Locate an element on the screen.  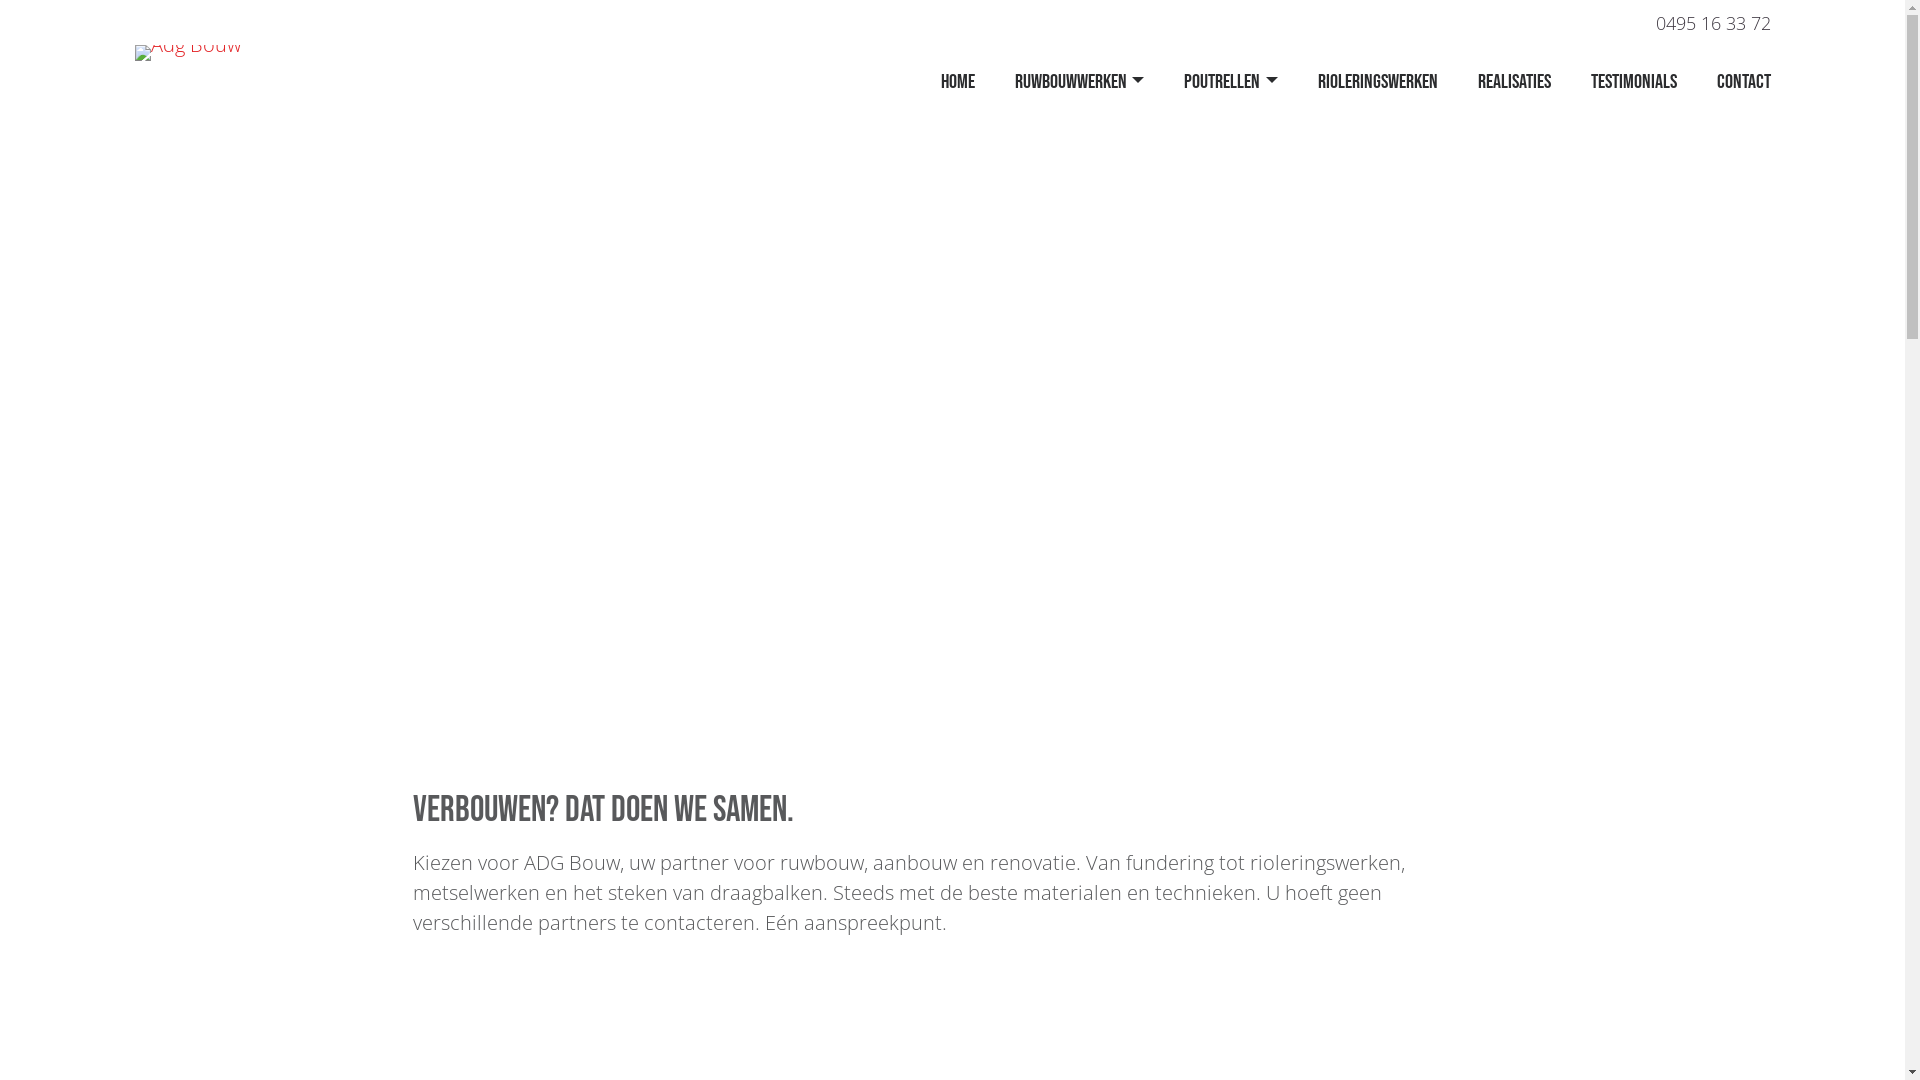
'RUWBOUWWERKEN' is located at coordinates (1078, 82).